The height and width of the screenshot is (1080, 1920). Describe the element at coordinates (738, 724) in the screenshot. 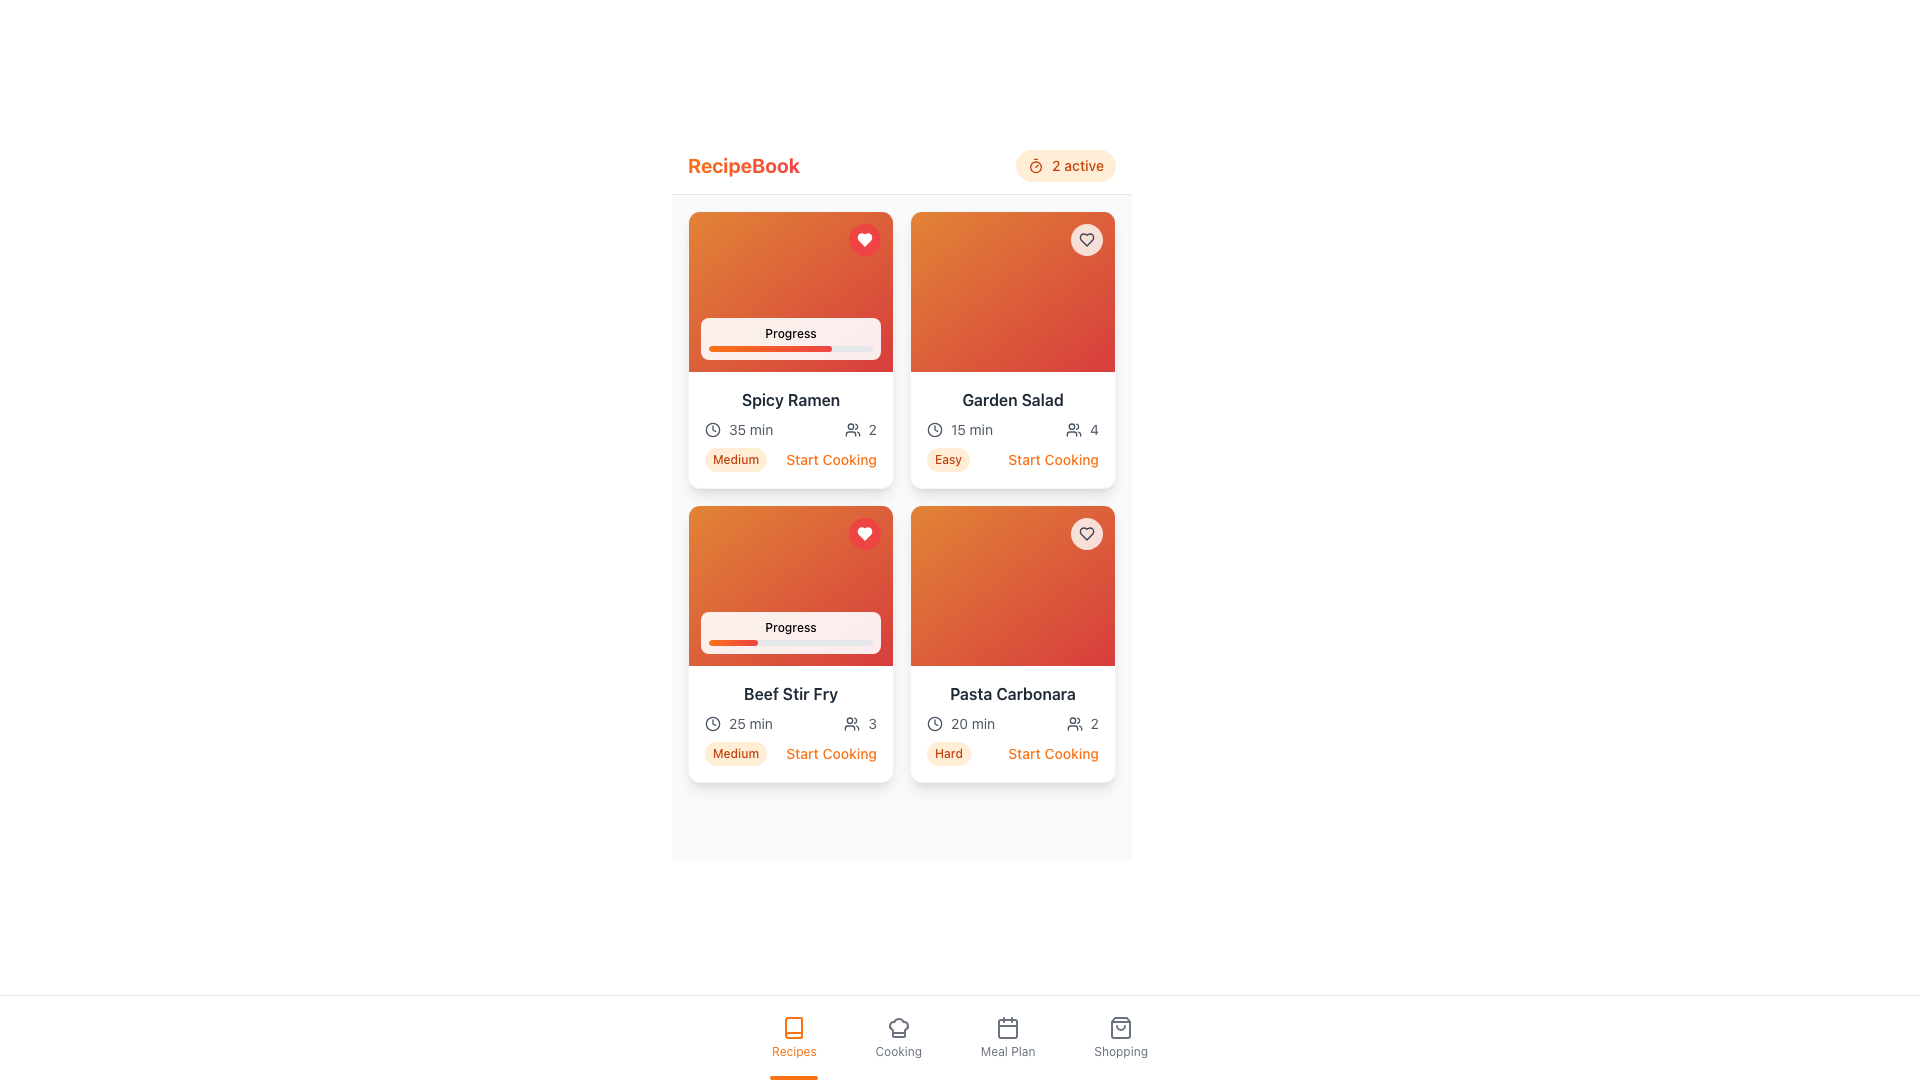

I see `cooking time information displayed in the text with icon for the 'Beef Stir Fry' recipe, located under the progress bar and recipe title` at that location.